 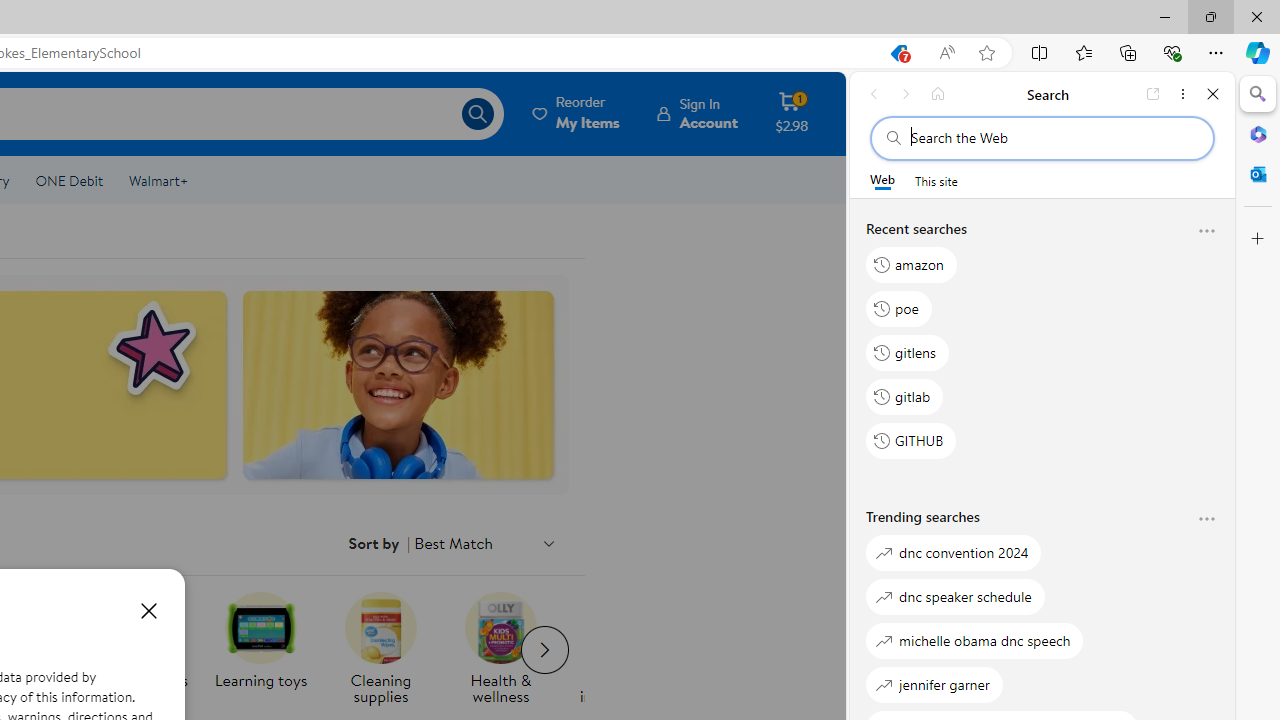 I want to click on 'jennifer garner', so click(x=934, y=683).